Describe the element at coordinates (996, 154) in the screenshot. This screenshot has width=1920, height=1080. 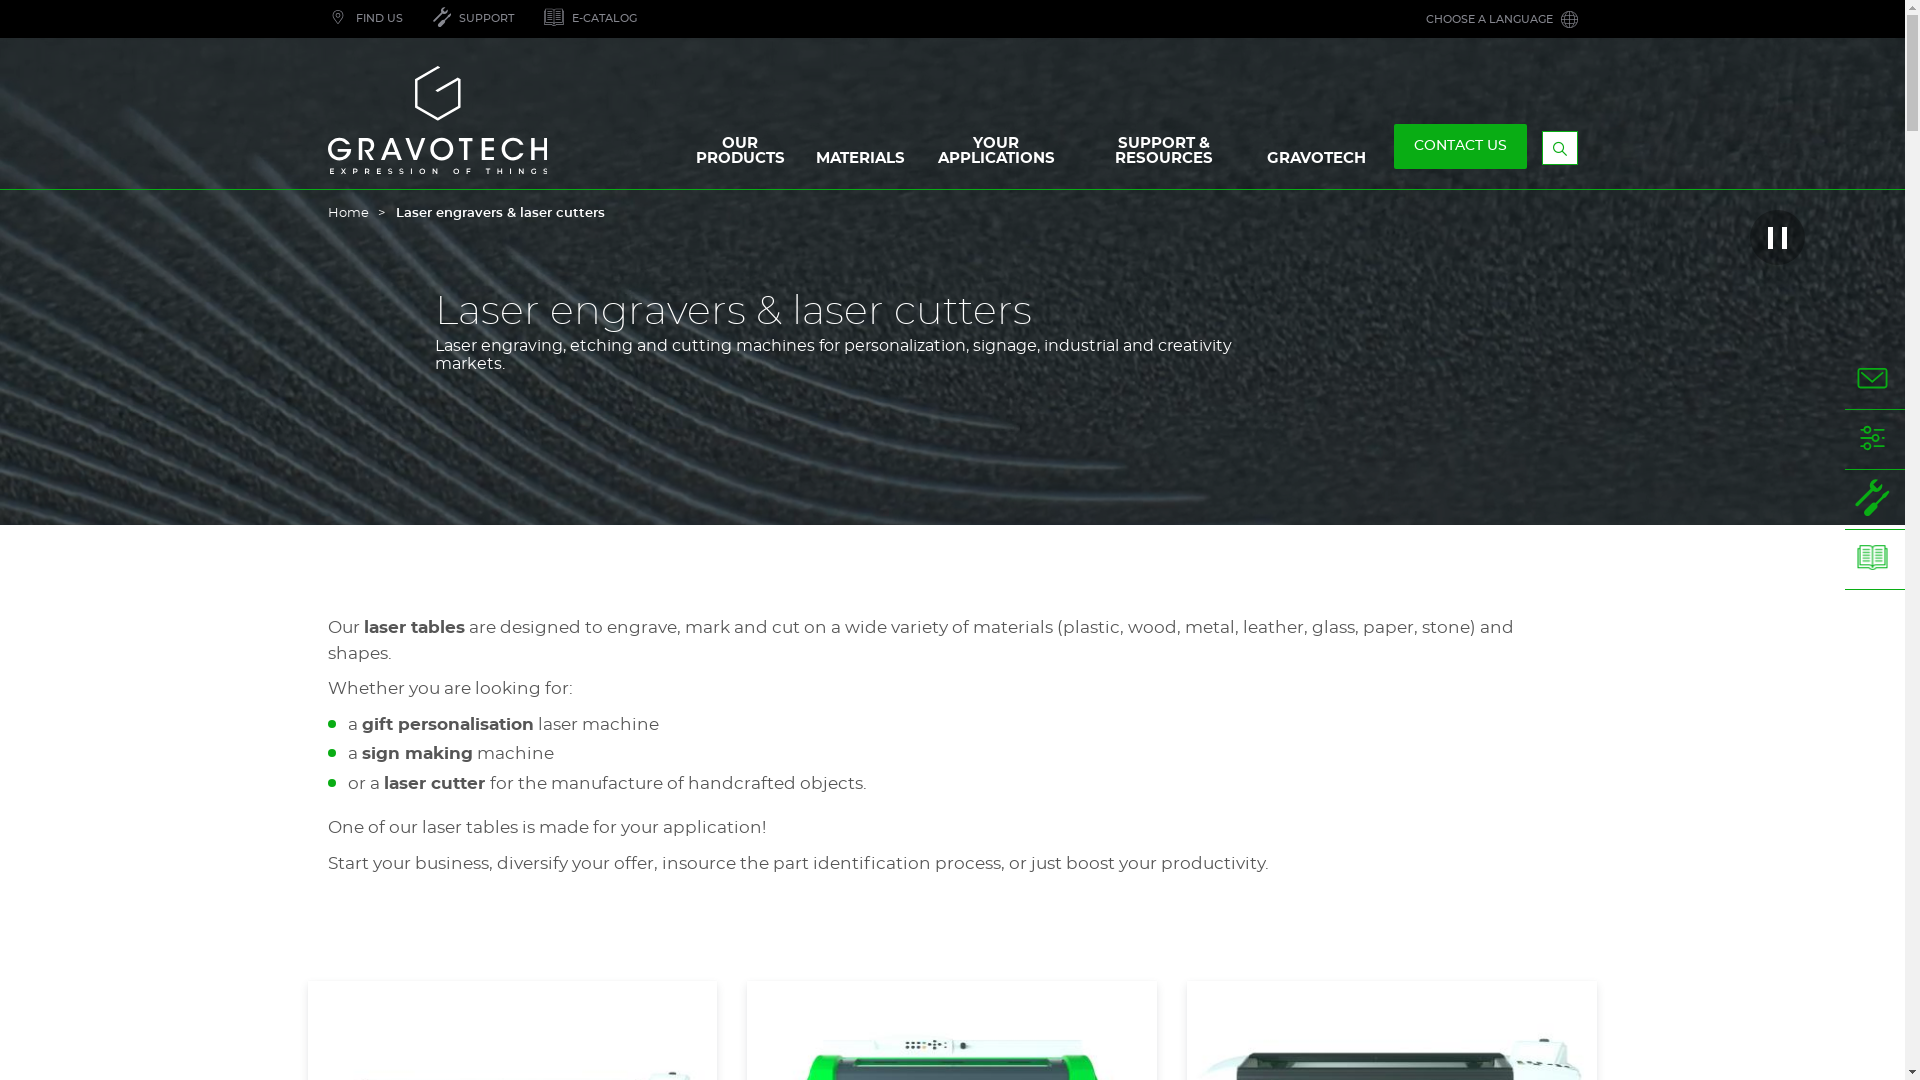
I see `'YOUR APPLICATIONS'` at that location.